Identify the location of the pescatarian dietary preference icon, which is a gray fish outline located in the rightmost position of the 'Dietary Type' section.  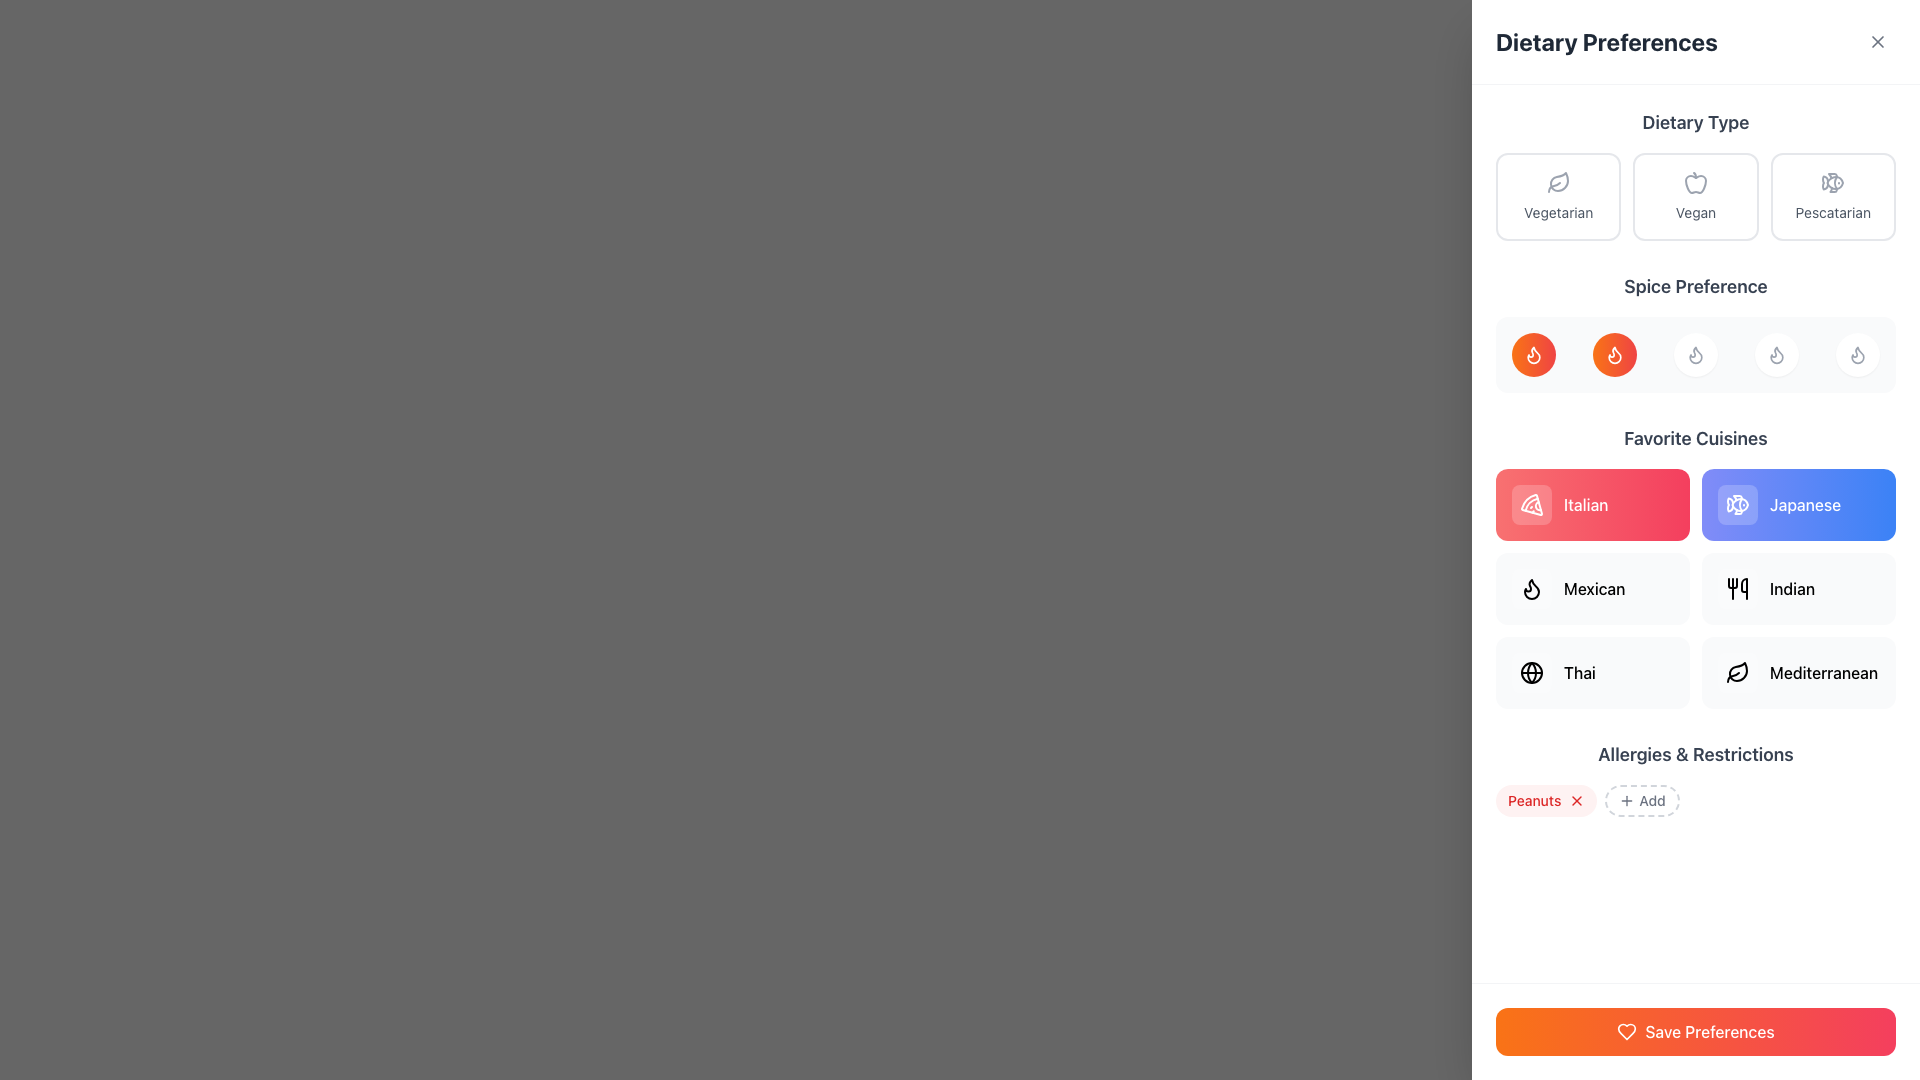
(1833, 182).